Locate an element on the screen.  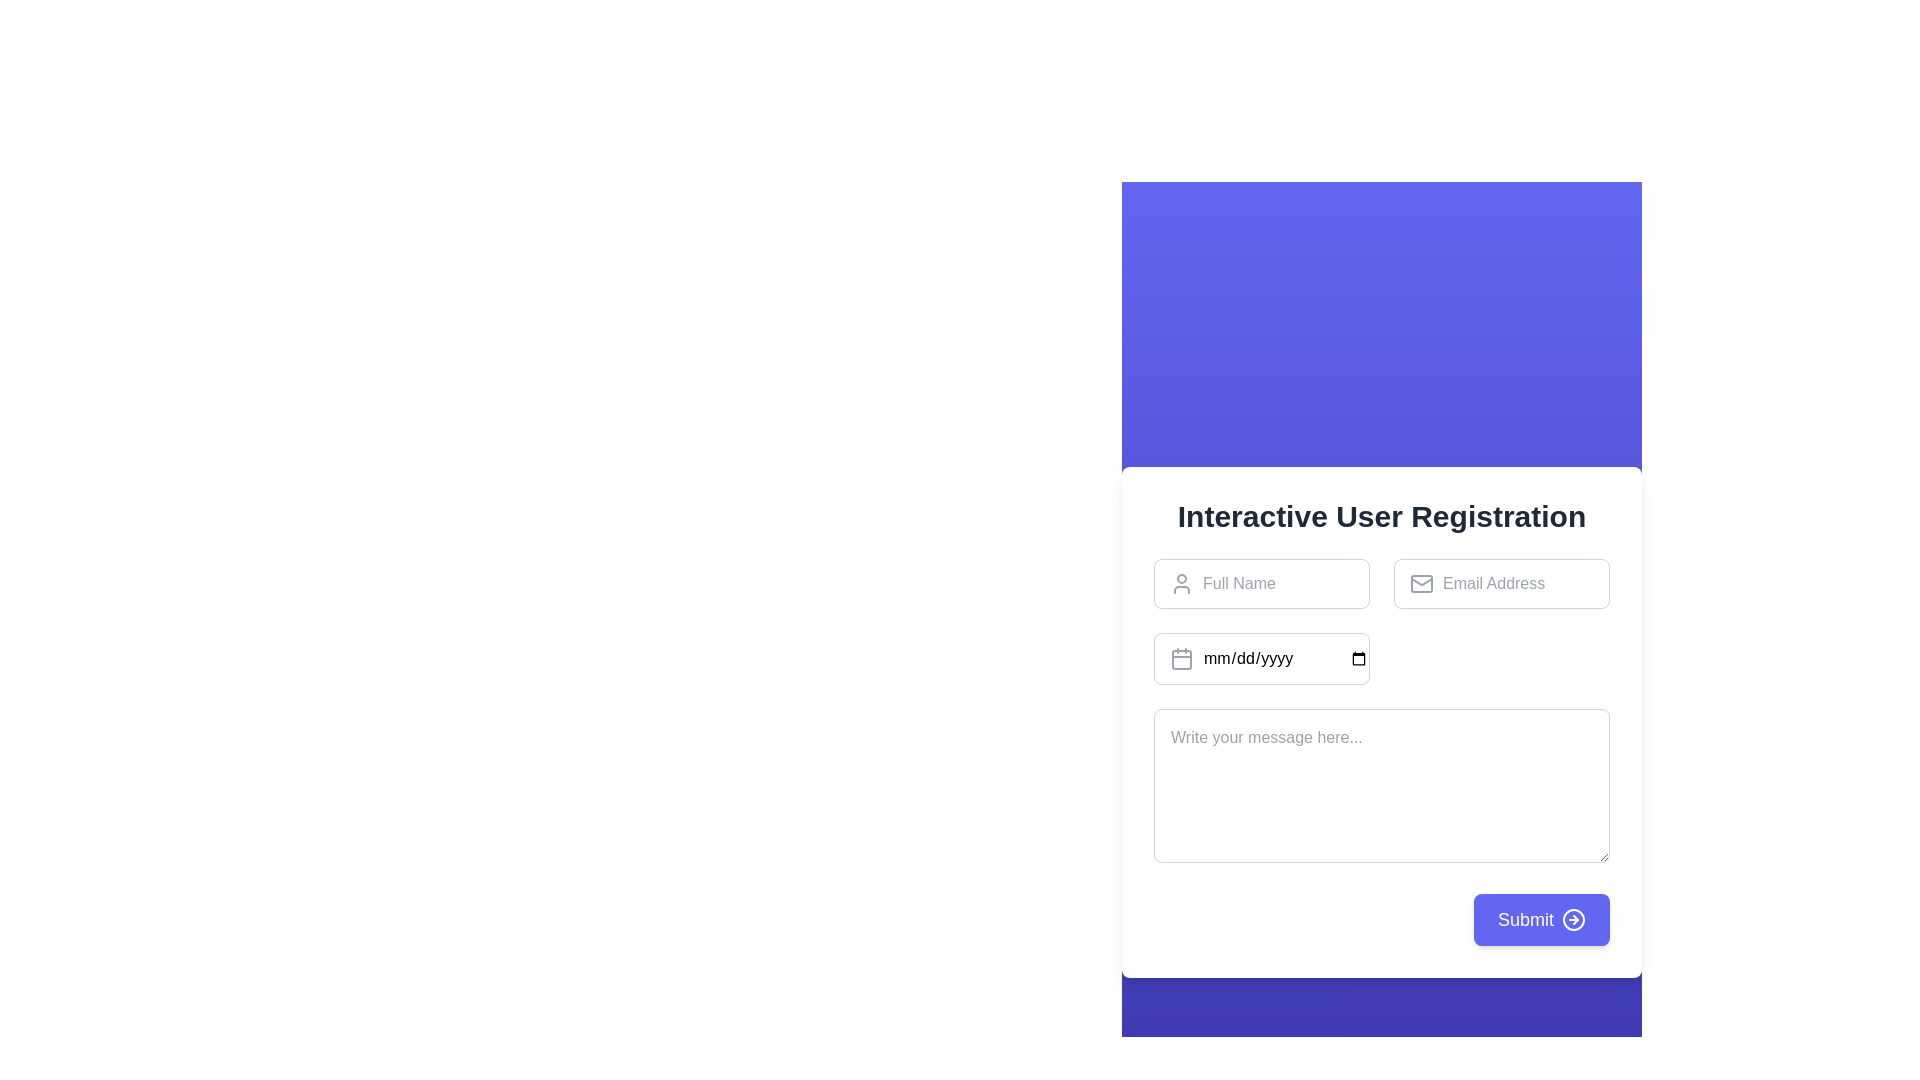
the Date Input Field to focus it, which is the third interactive element in the form located below the 'Full Name' and 'Email Address' fields is located at coordinates (1261, 658).